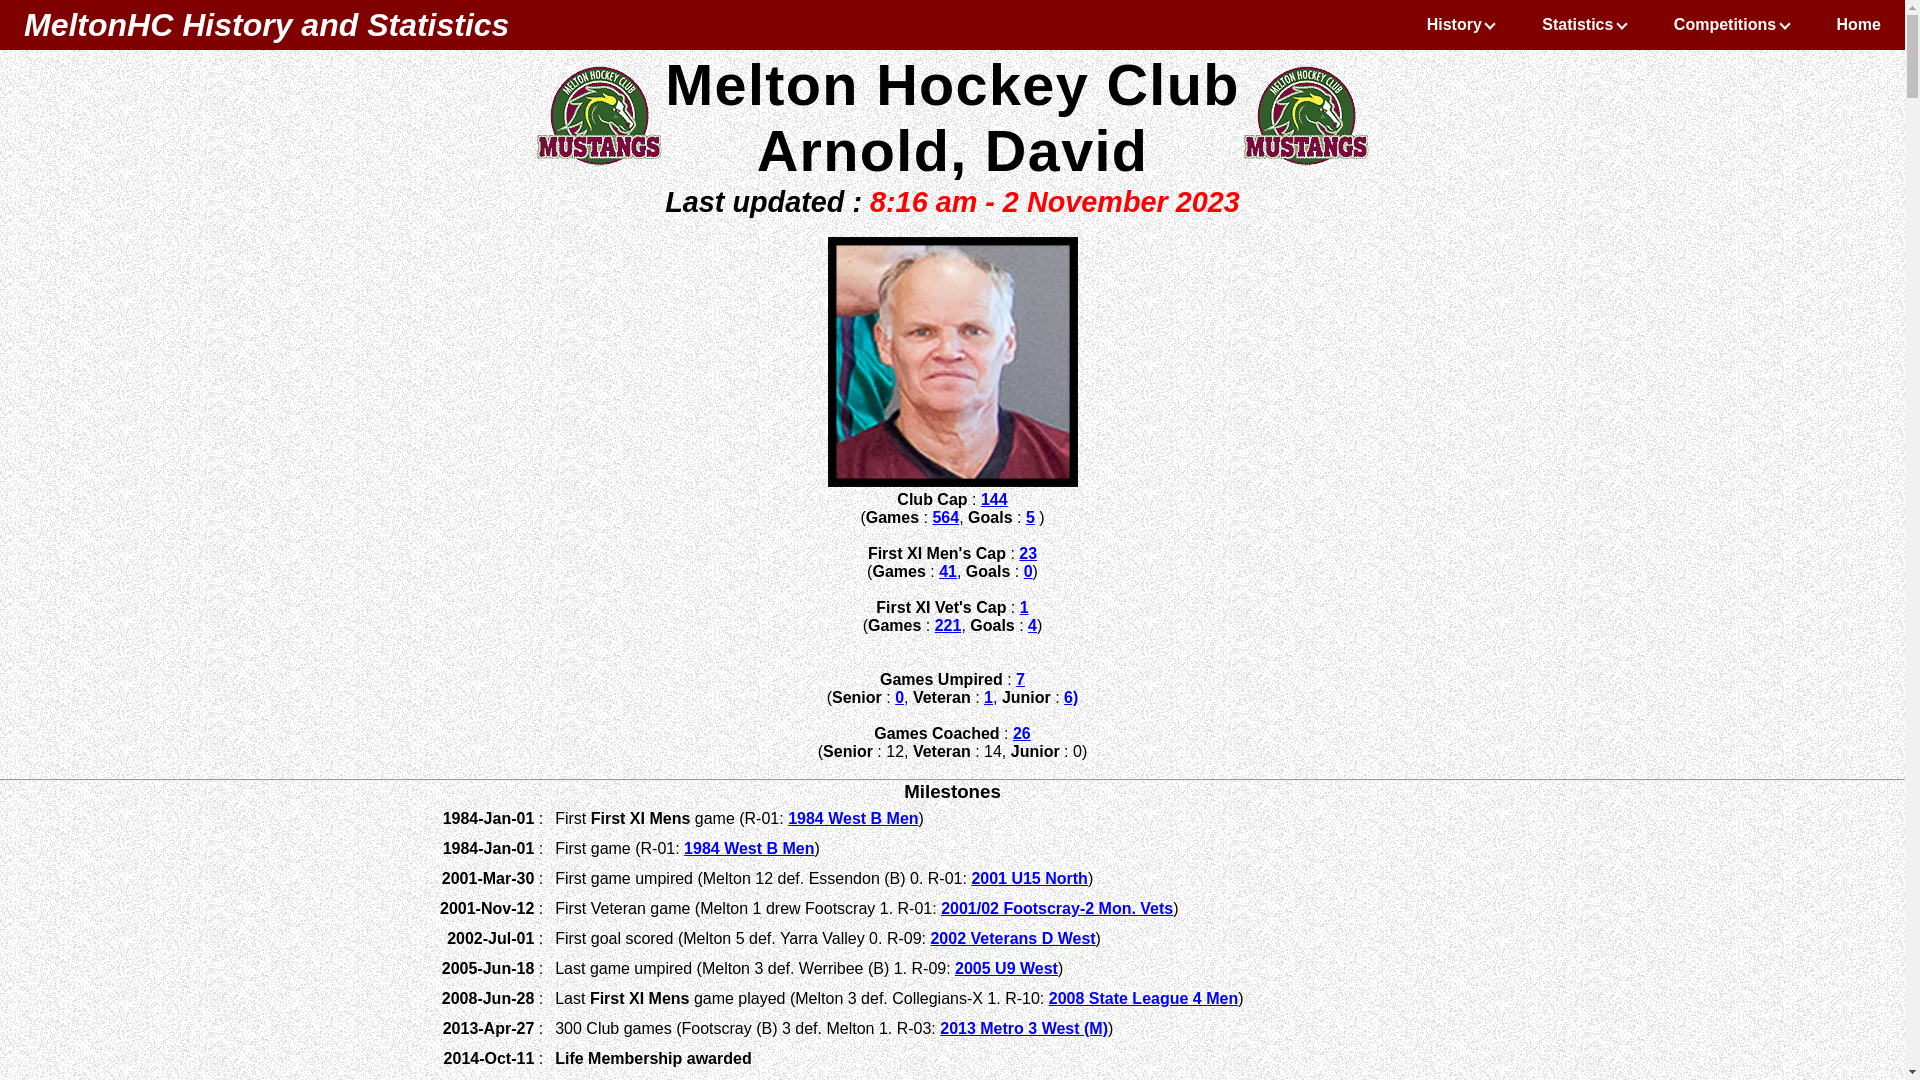 This screenshot has width=1920, height=1080. I want to click on '41', so click(947, 571).